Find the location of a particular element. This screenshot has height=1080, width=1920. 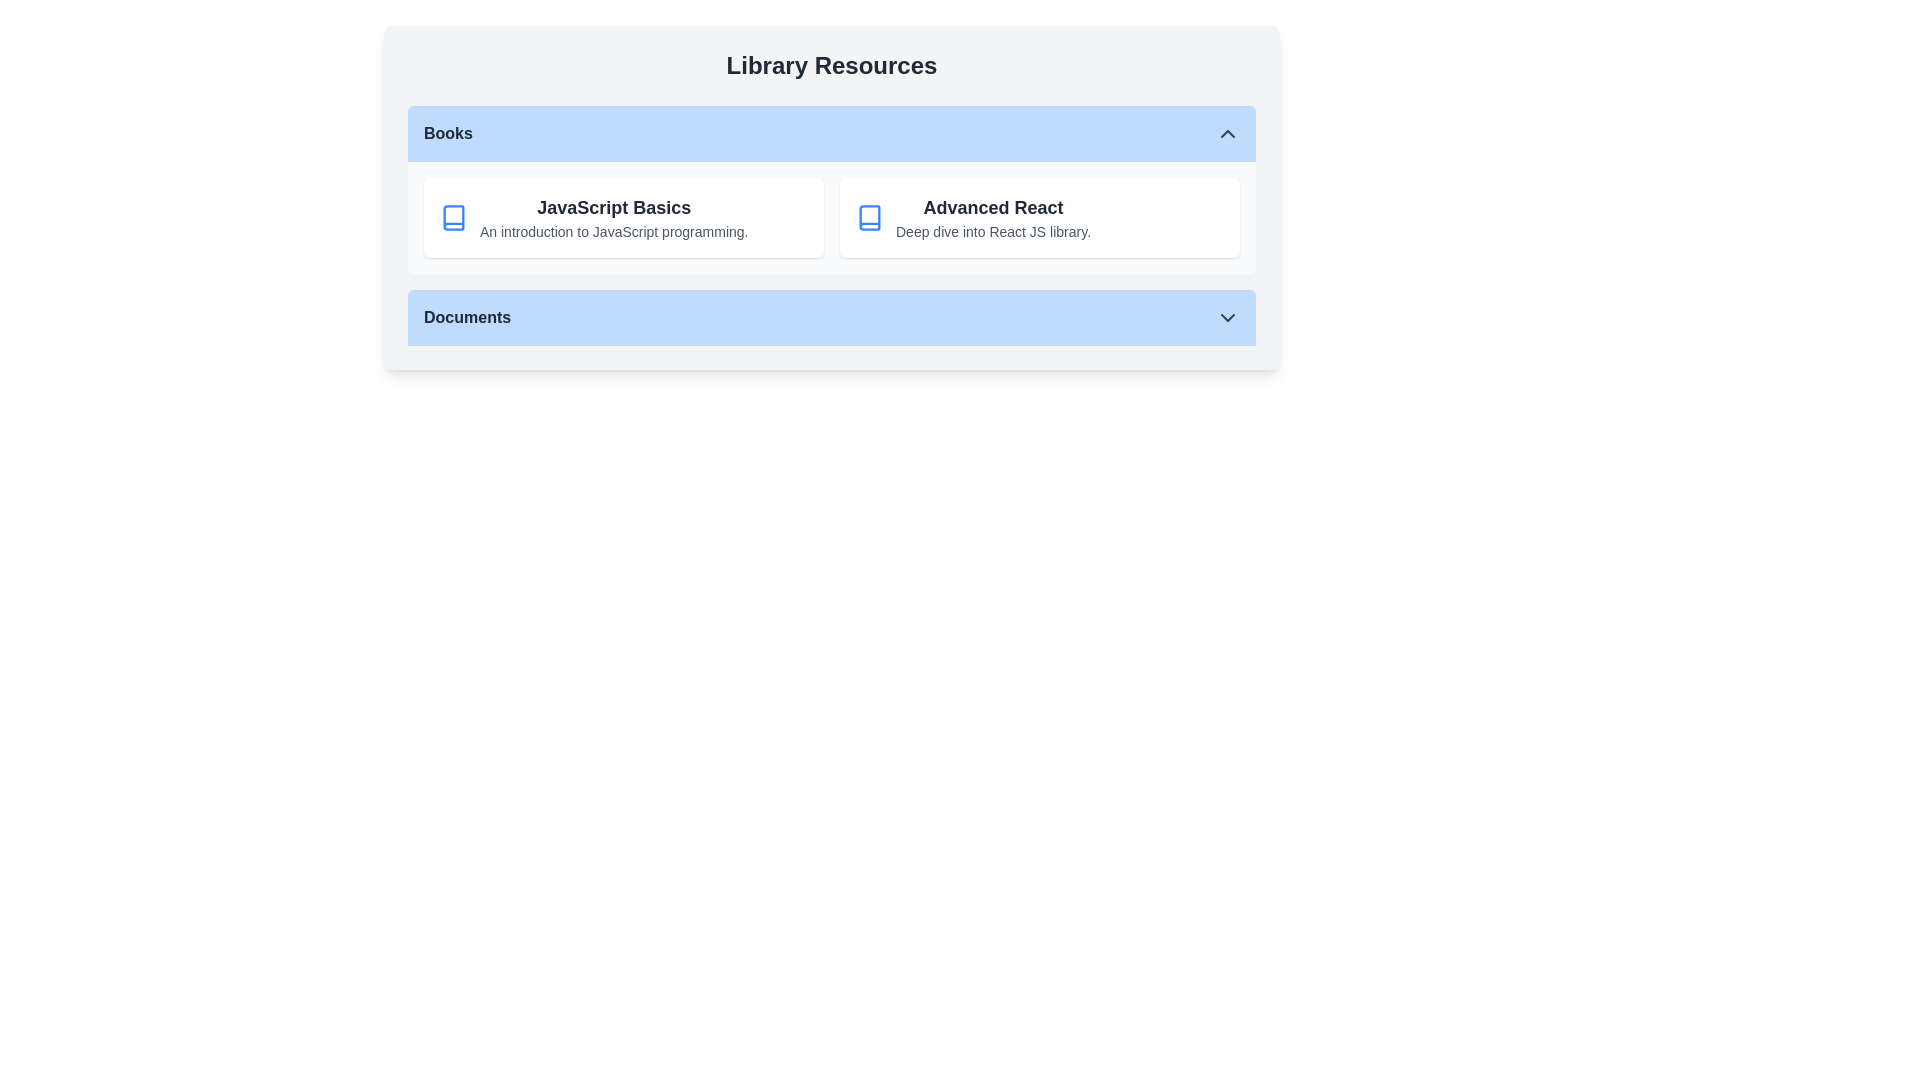

the text element reading 'An introduction to JavaScript programming.' located under the 'JavaScript Basics' title in the 'Books' section is located at coordinates (613, 230).